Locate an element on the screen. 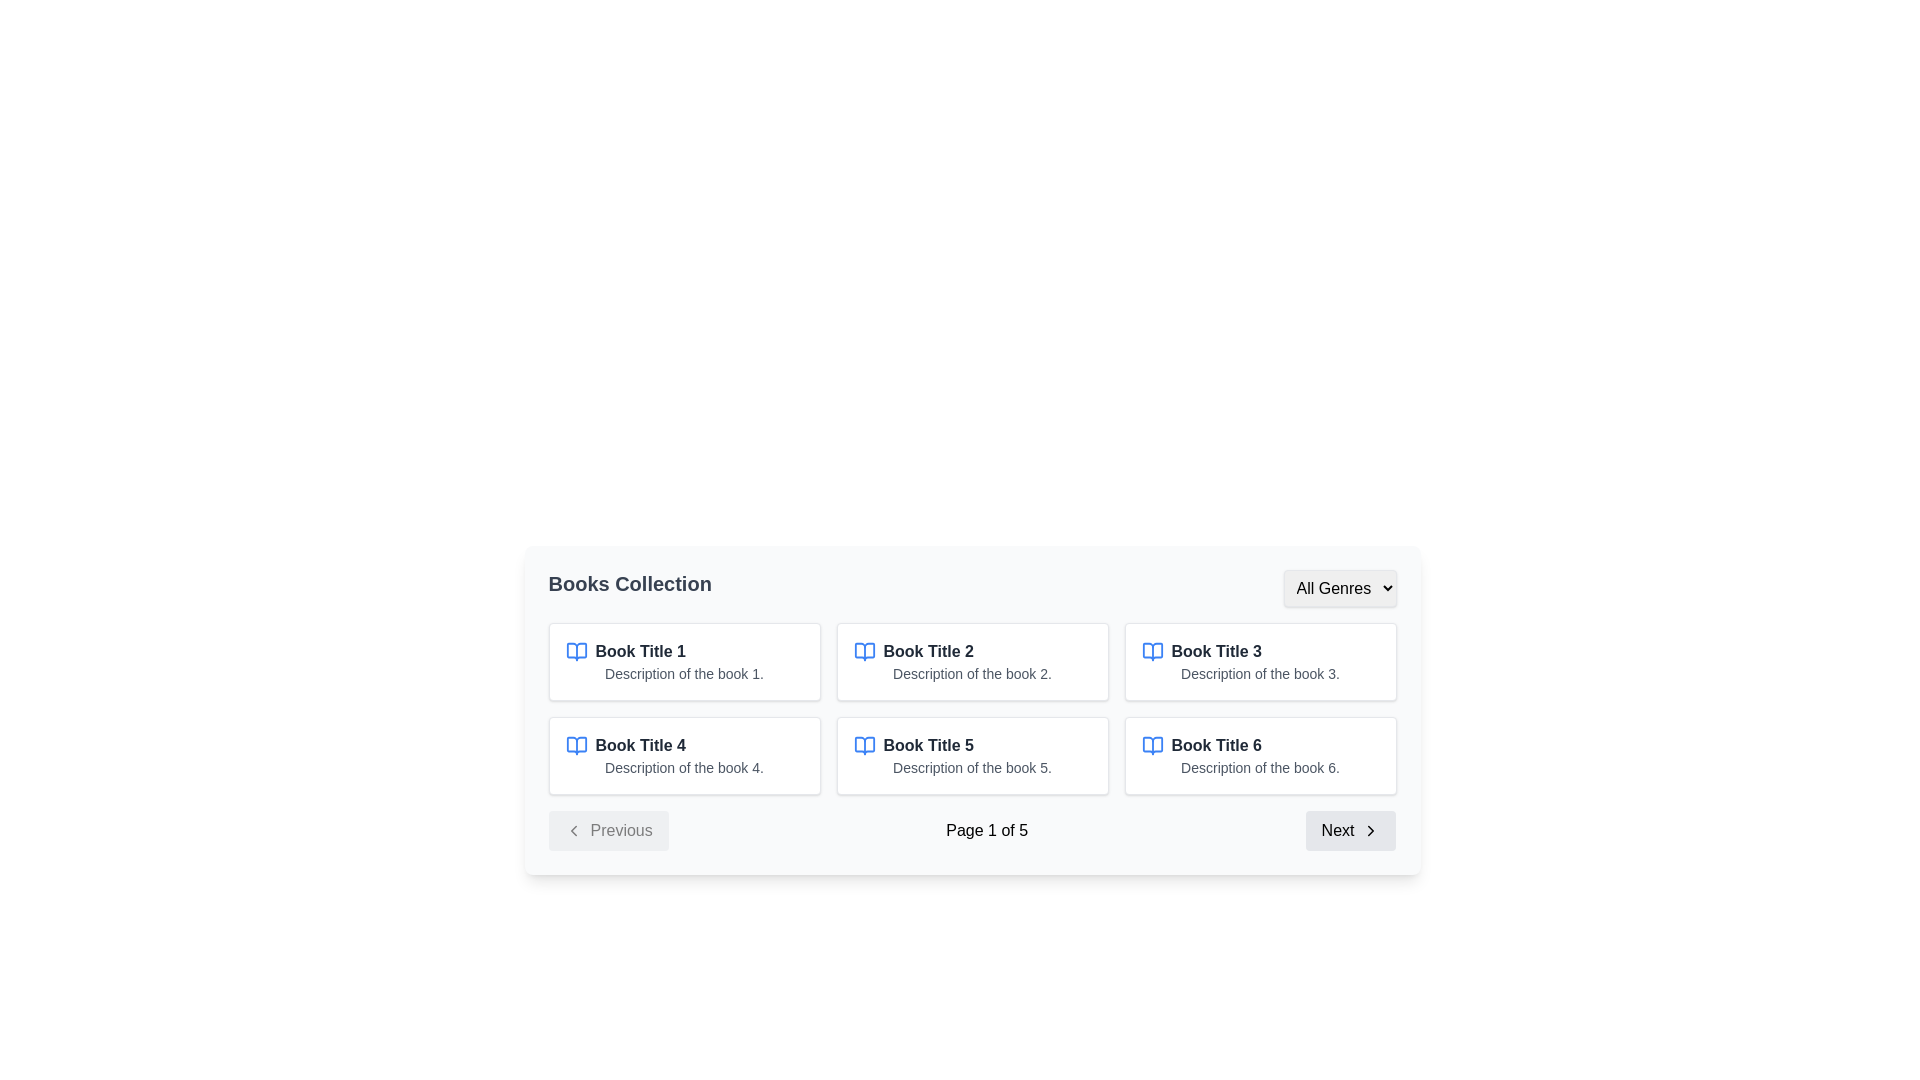  the left-facing chevron icon located within the 'Previous' button at the bottom of the 'Books Collection' interface is located at coordinates (572, 830).